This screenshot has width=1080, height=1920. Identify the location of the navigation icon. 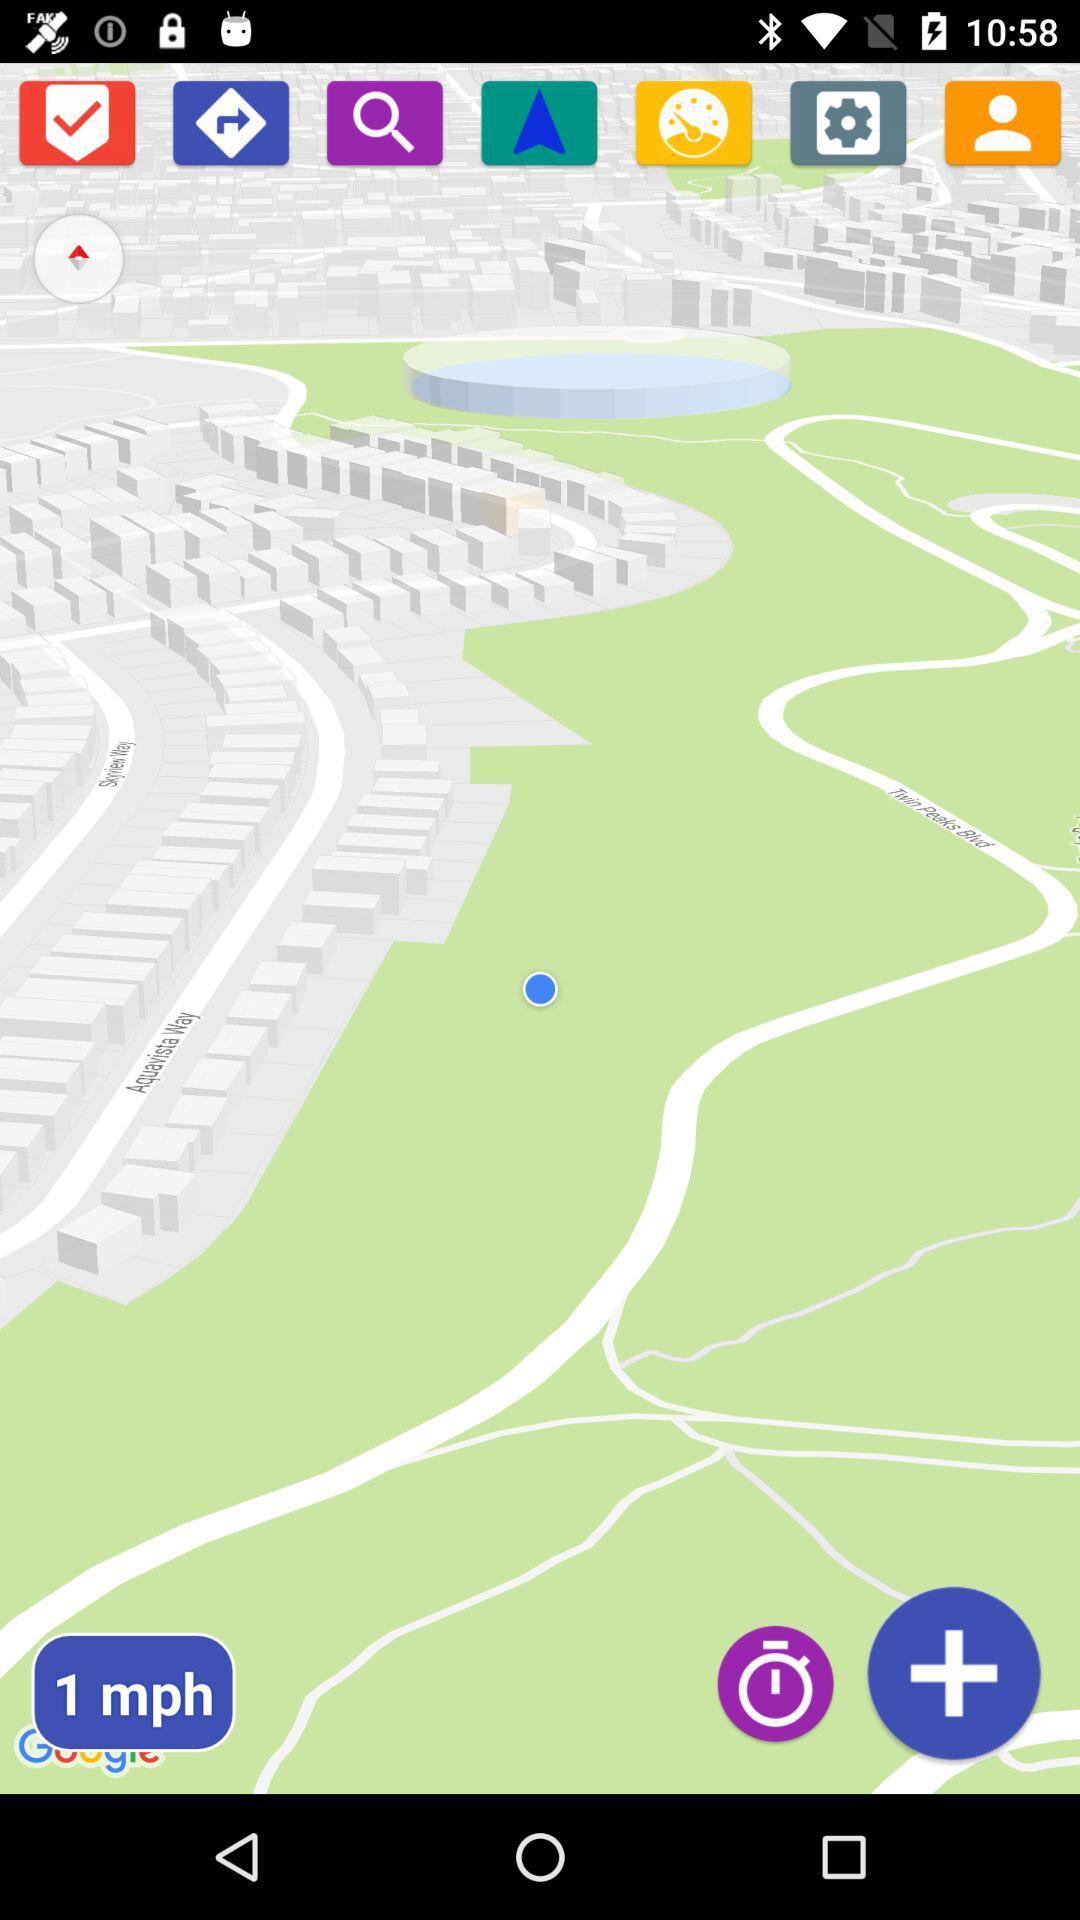
(538, 121).